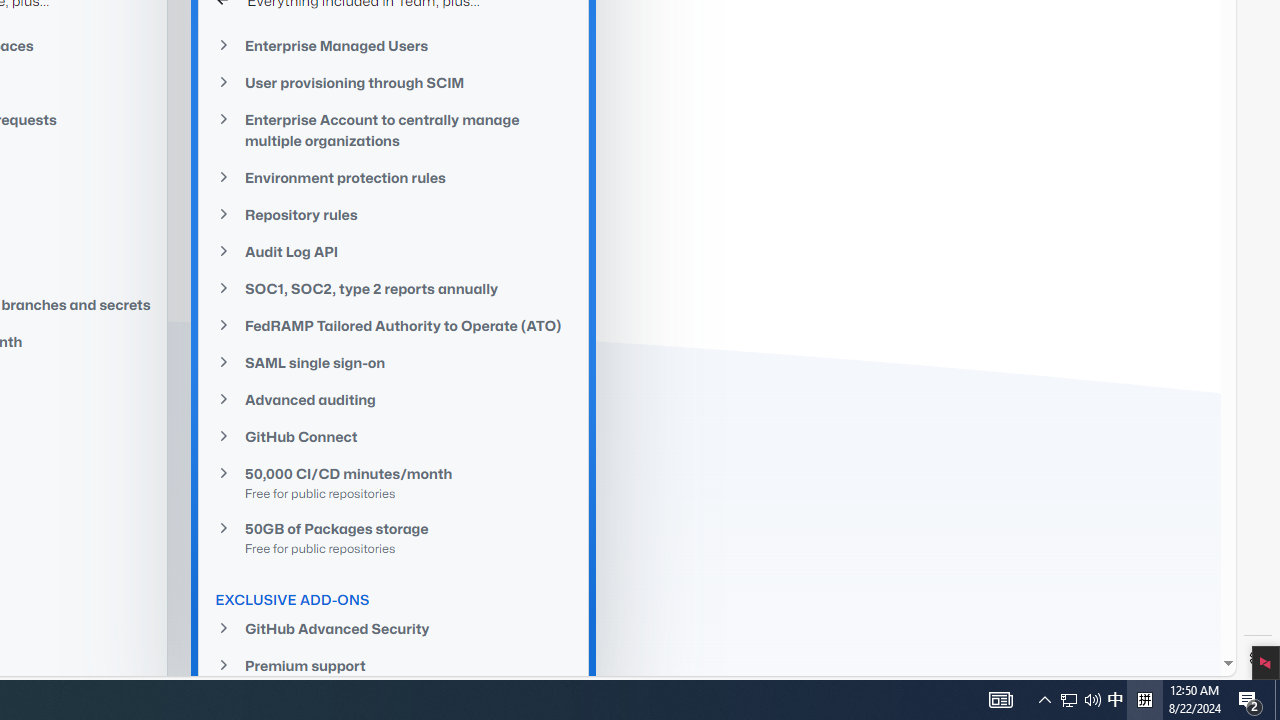 This screenshot has height=720, width=1280. I want to click on 'Audit Log API', so click(394, 250).